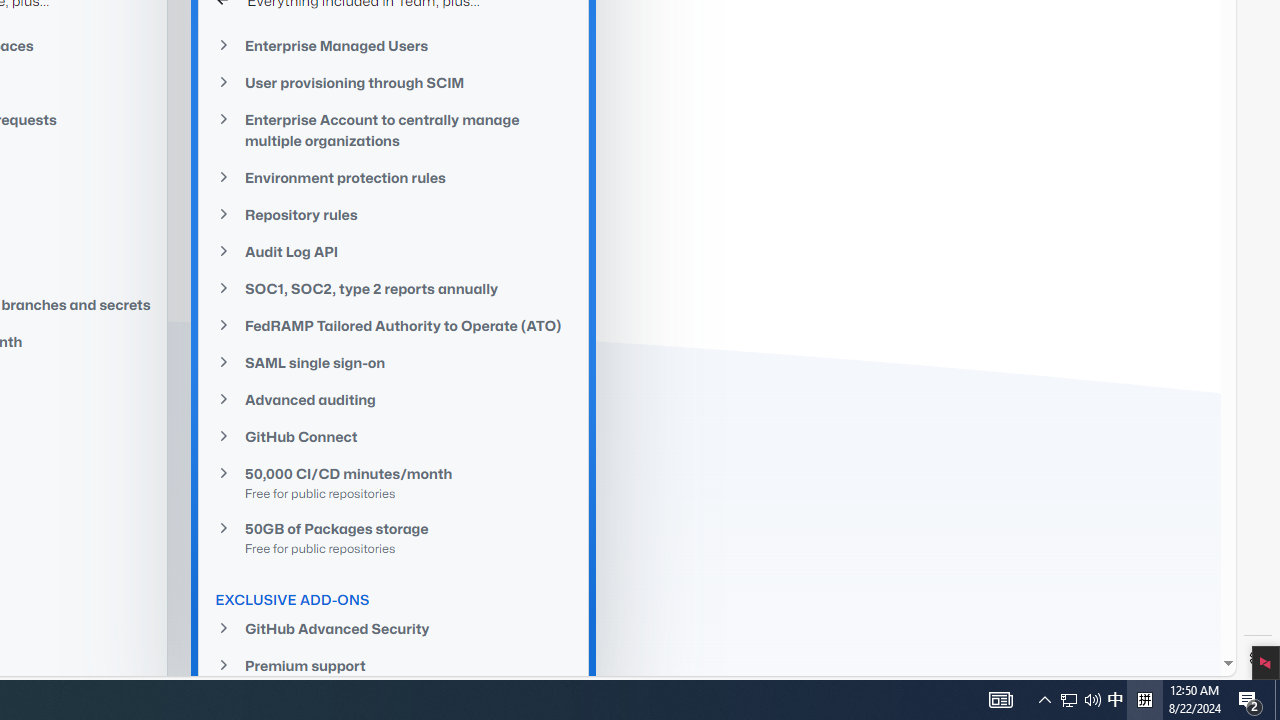 This screenshot has height=720, width=1280. I want to click on 'Audit Log API', so click(394, 250).